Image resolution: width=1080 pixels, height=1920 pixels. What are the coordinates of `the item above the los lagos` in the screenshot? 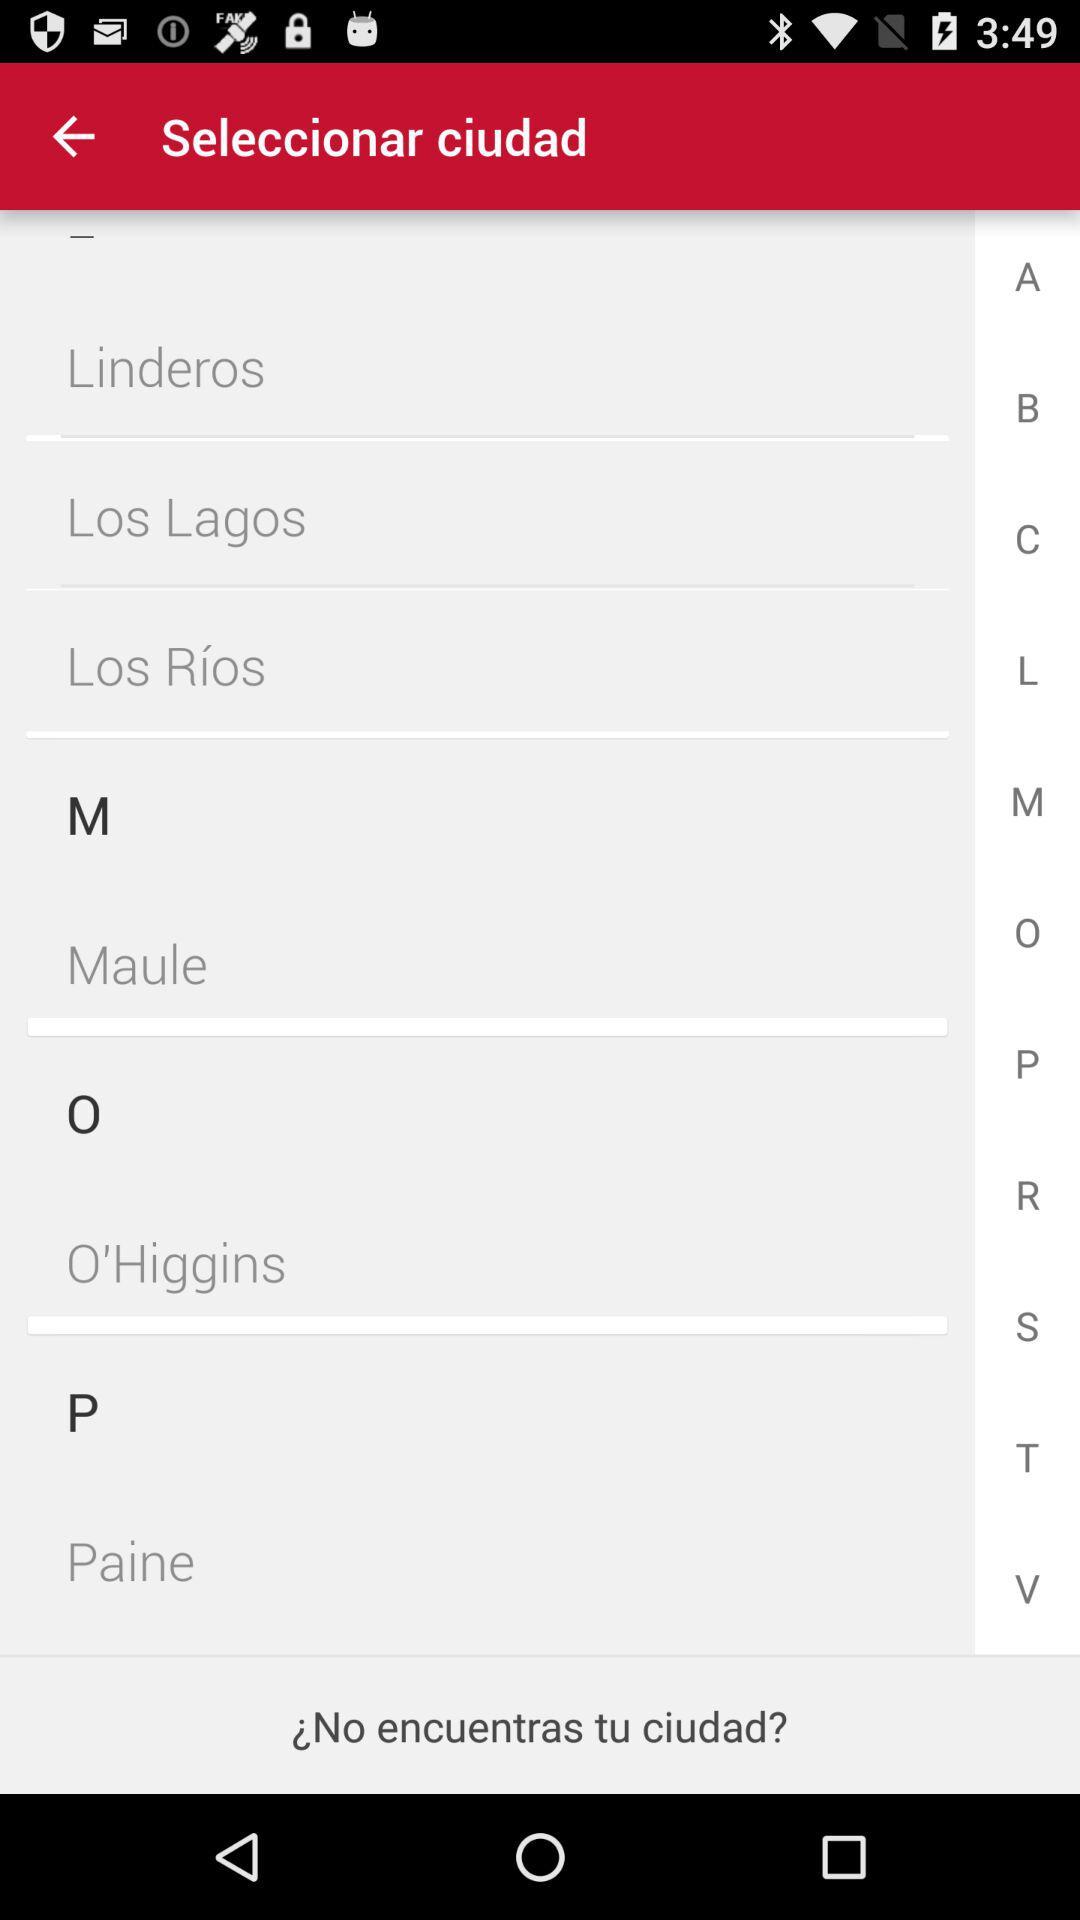 It's located at (487, 366).